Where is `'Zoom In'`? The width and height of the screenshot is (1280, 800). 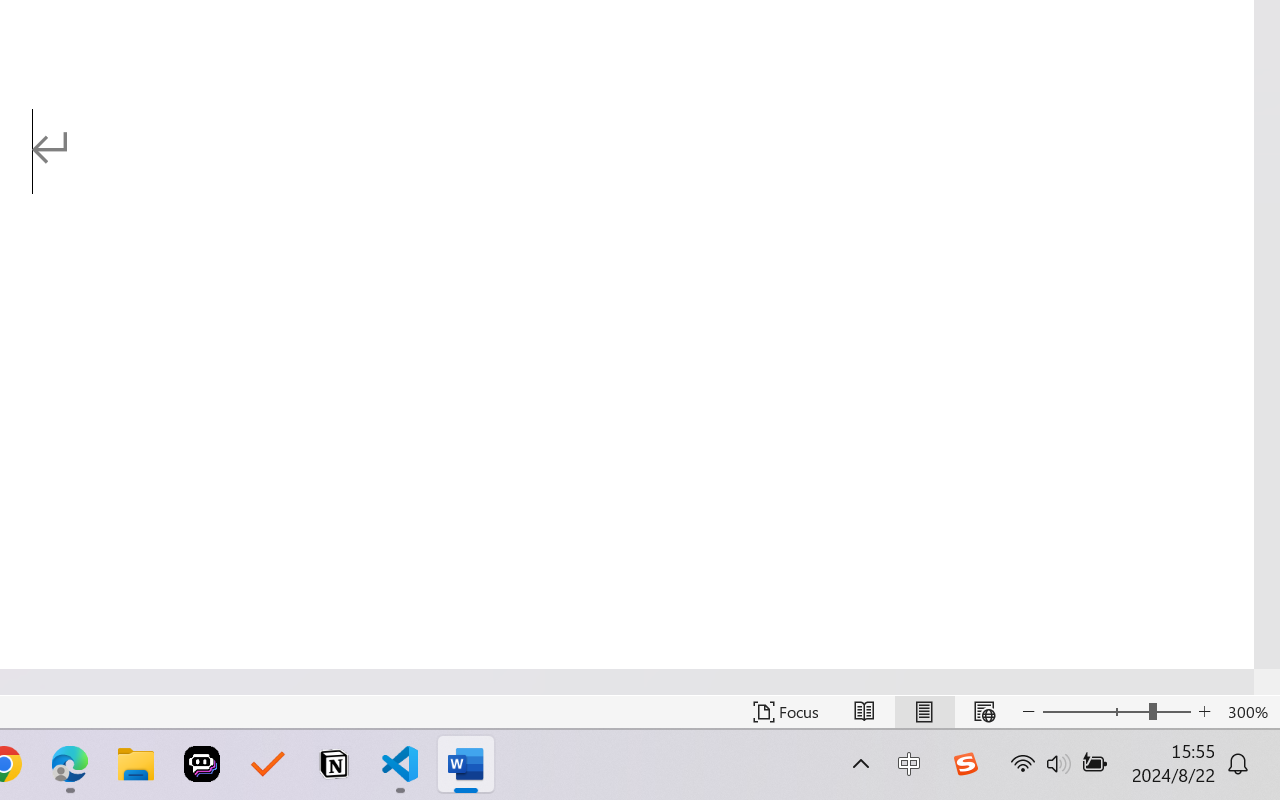
'Zoom In' is located at coordinates (1204, 711).